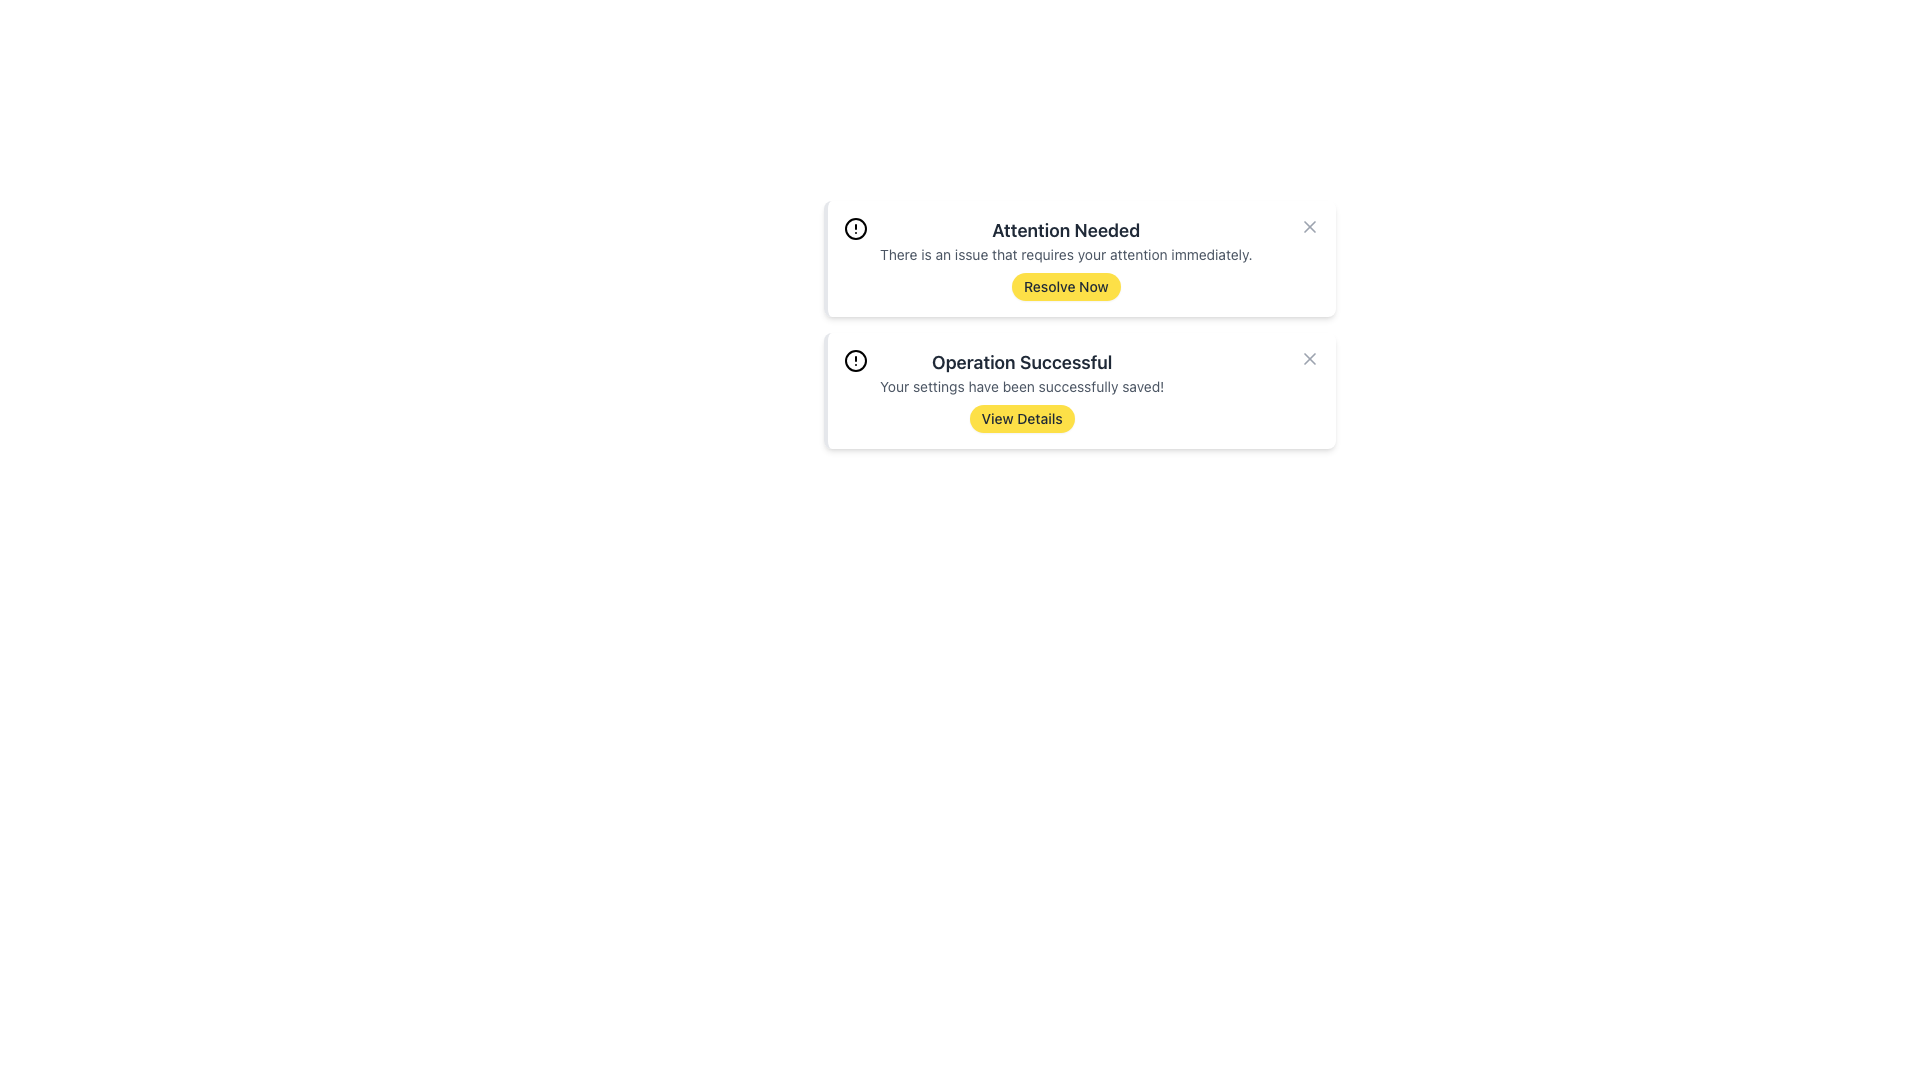 This screenshot has height=1080, width=1920. I want to click on the clickable button located within the 'Operation Successful' notification card, so click(1022, 418).